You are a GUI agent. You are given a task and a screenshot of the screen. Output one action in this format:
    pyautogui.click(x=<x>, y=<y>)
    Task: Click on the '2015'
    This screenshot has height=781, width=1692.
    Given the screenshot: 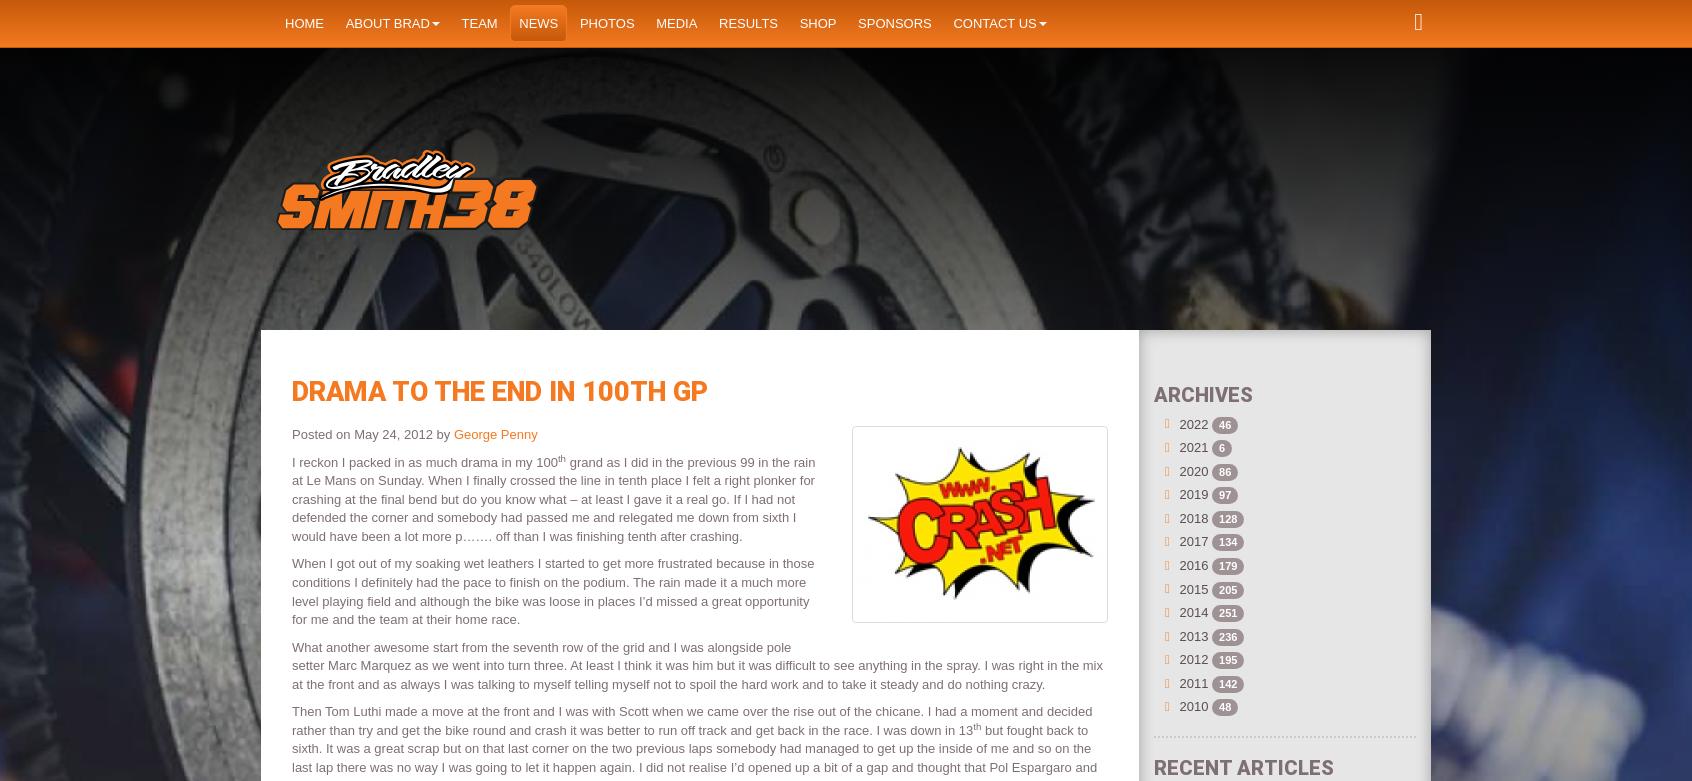 What is the action you would take?
    pyautogui.click(x=1192, y=588)
    